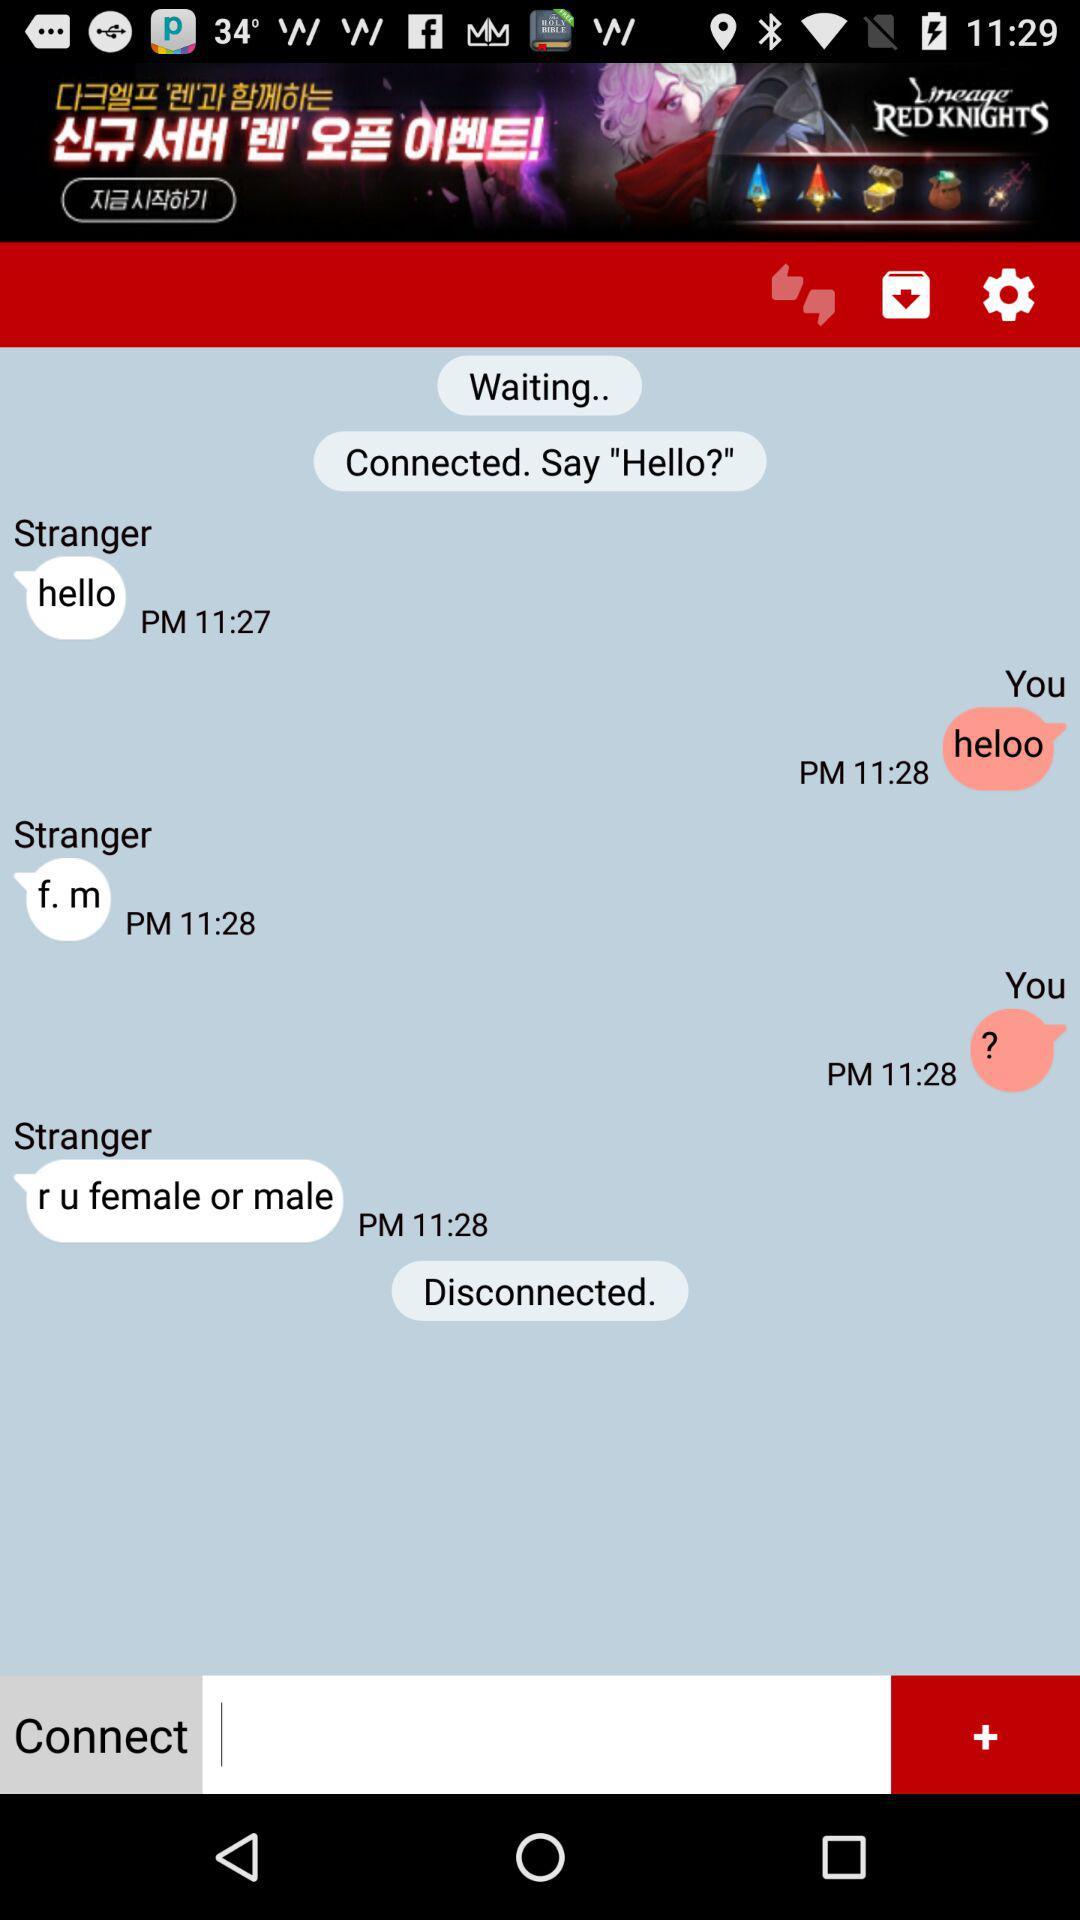 Image resolution: width=1080 pixels, height=1920 pixels. Describe the element at coordinates (1004, 748) in the screenshot. I see `item next to pm 11:28 app` at that location.